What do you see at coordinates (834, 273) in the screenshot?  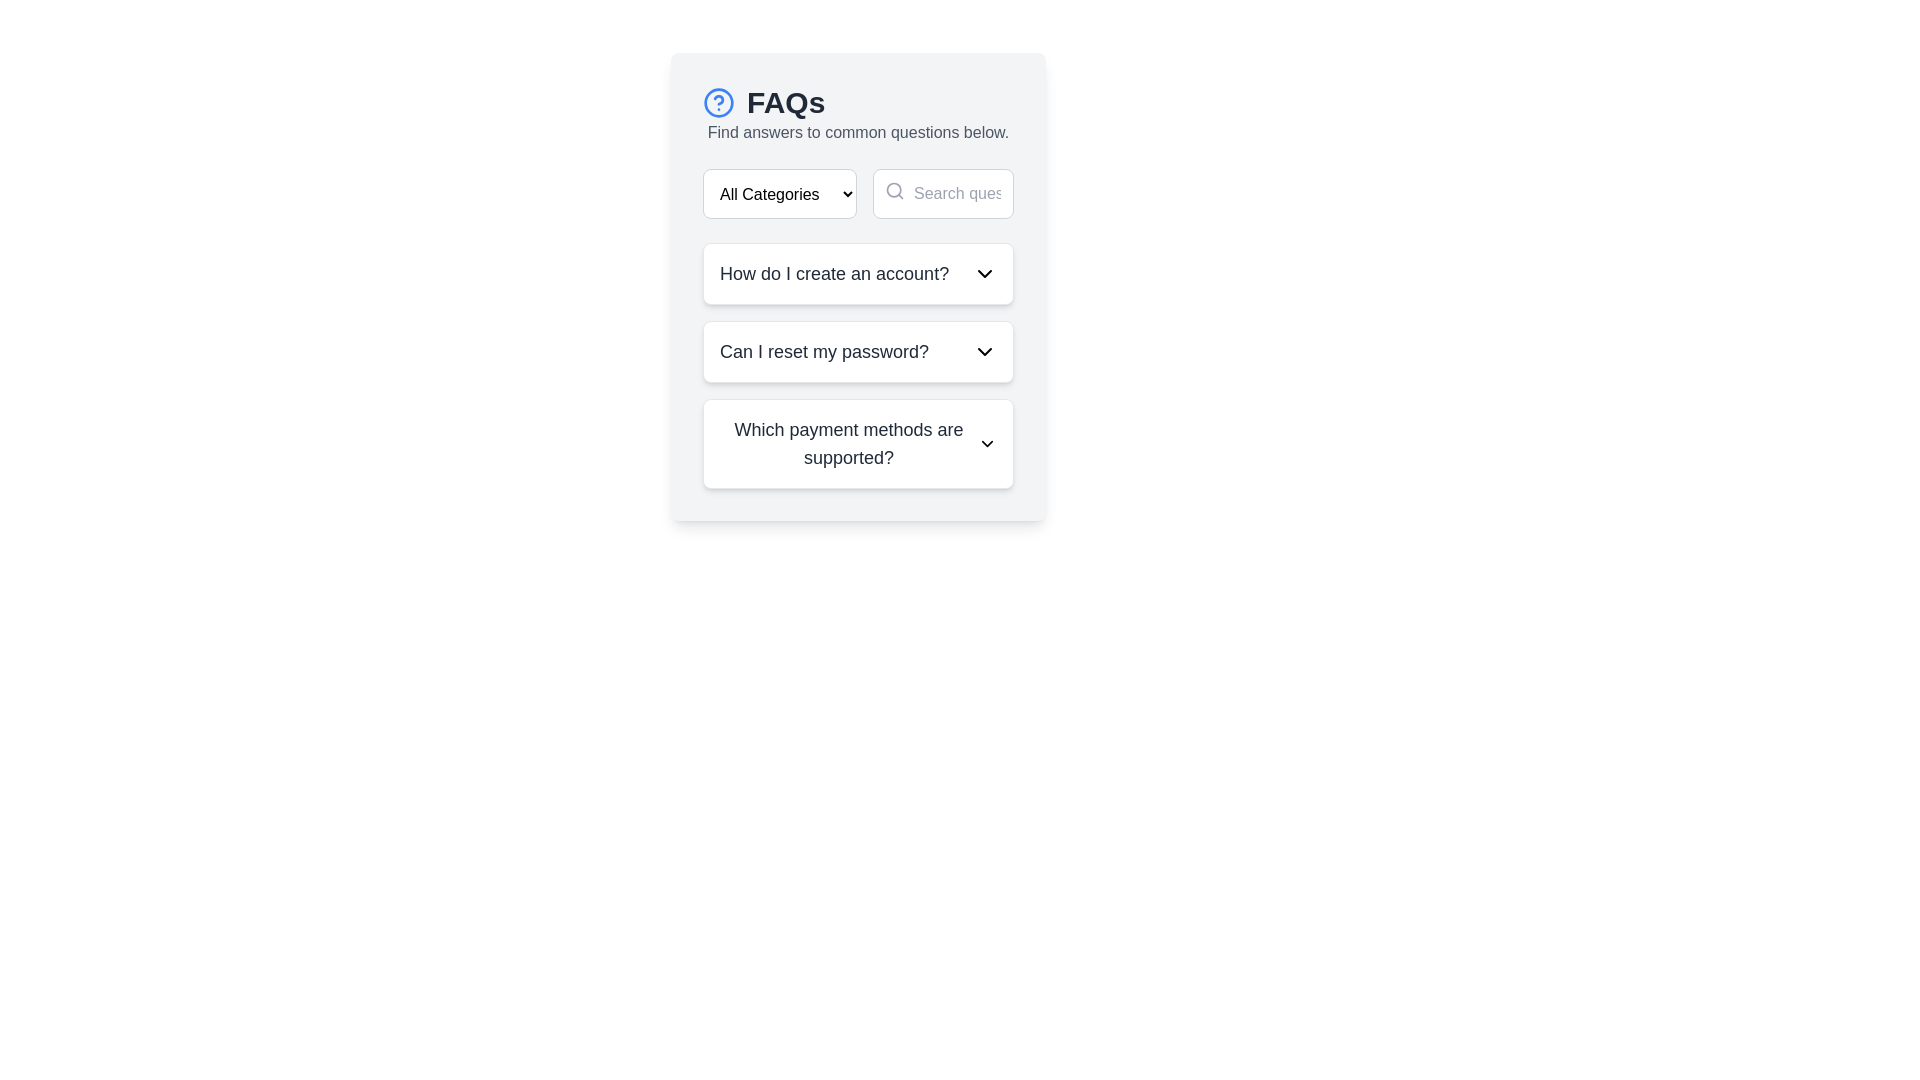 I see `the text element reading 'How do I create an account?'` at bounding box center [834, 273].